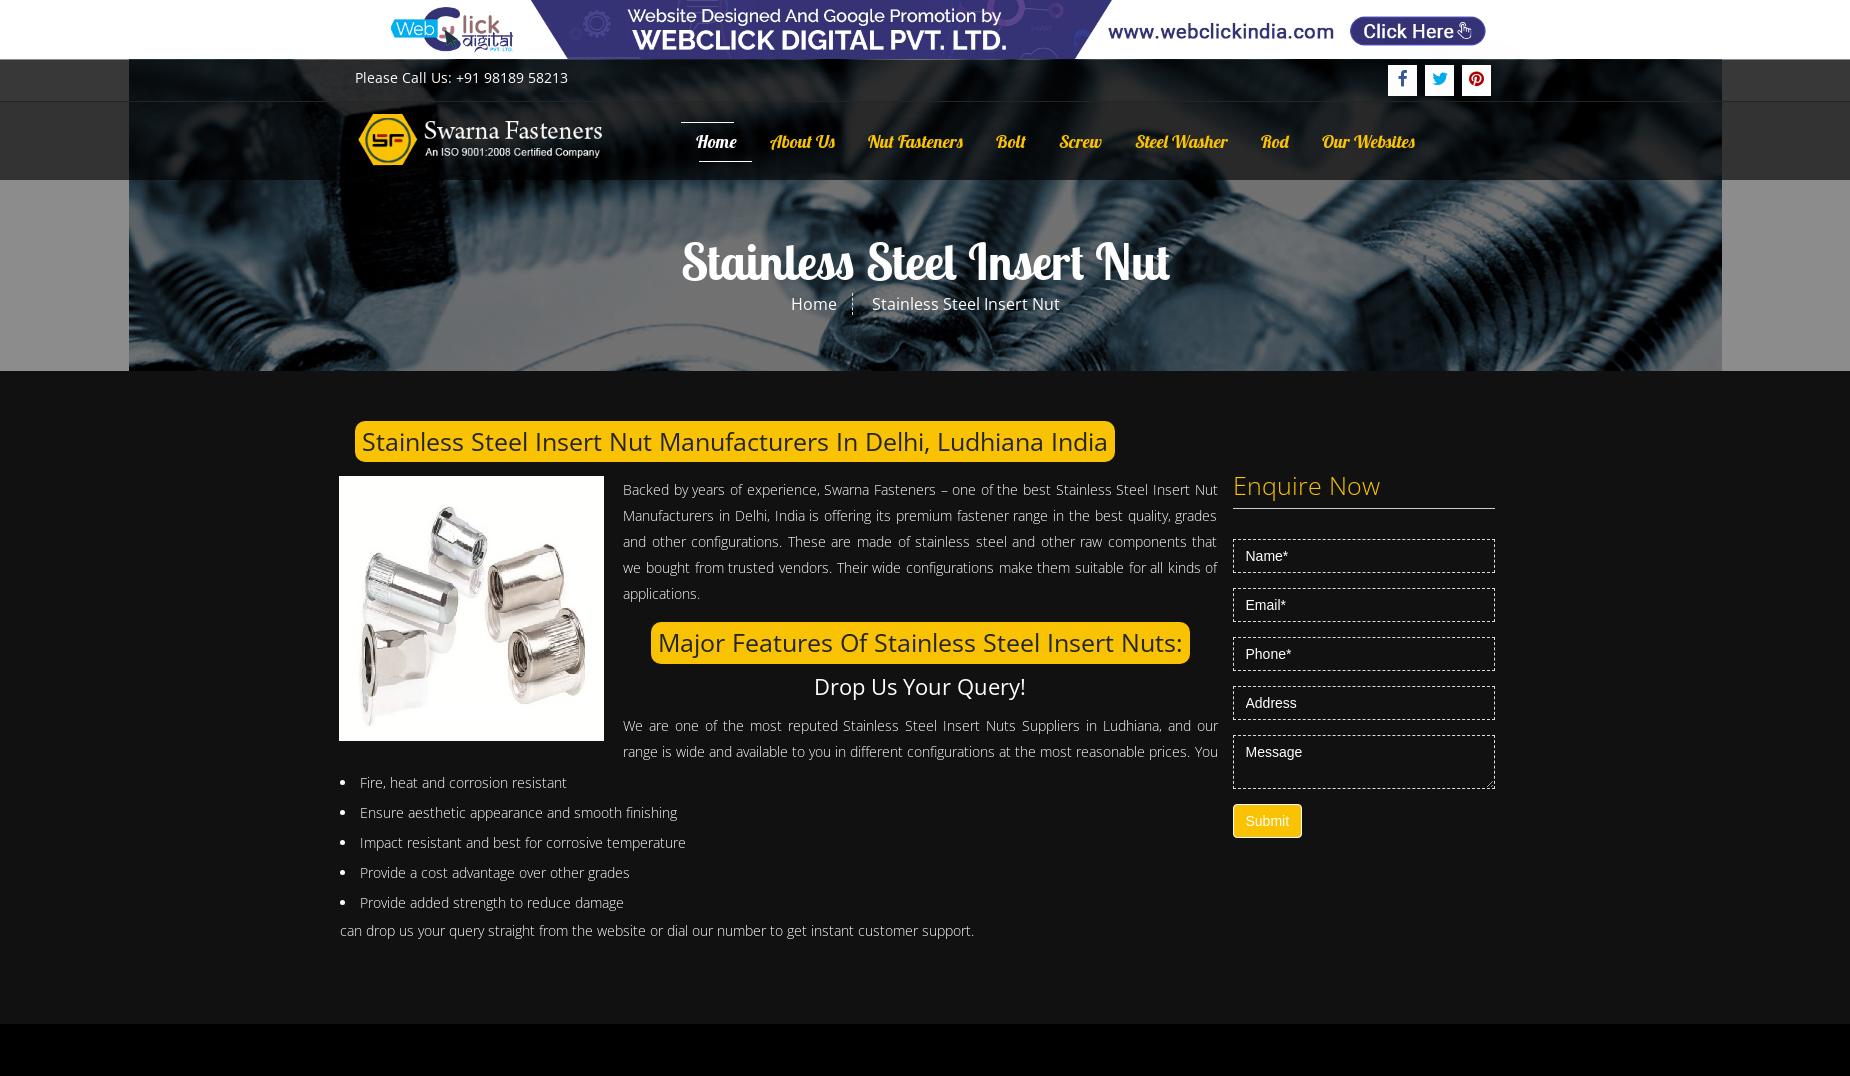 The width and height of the screenshot is (1850, 1076). Describe the element at coordinates (1304, 483) in the screenshot. I see `'Enquire Now'` at that location.